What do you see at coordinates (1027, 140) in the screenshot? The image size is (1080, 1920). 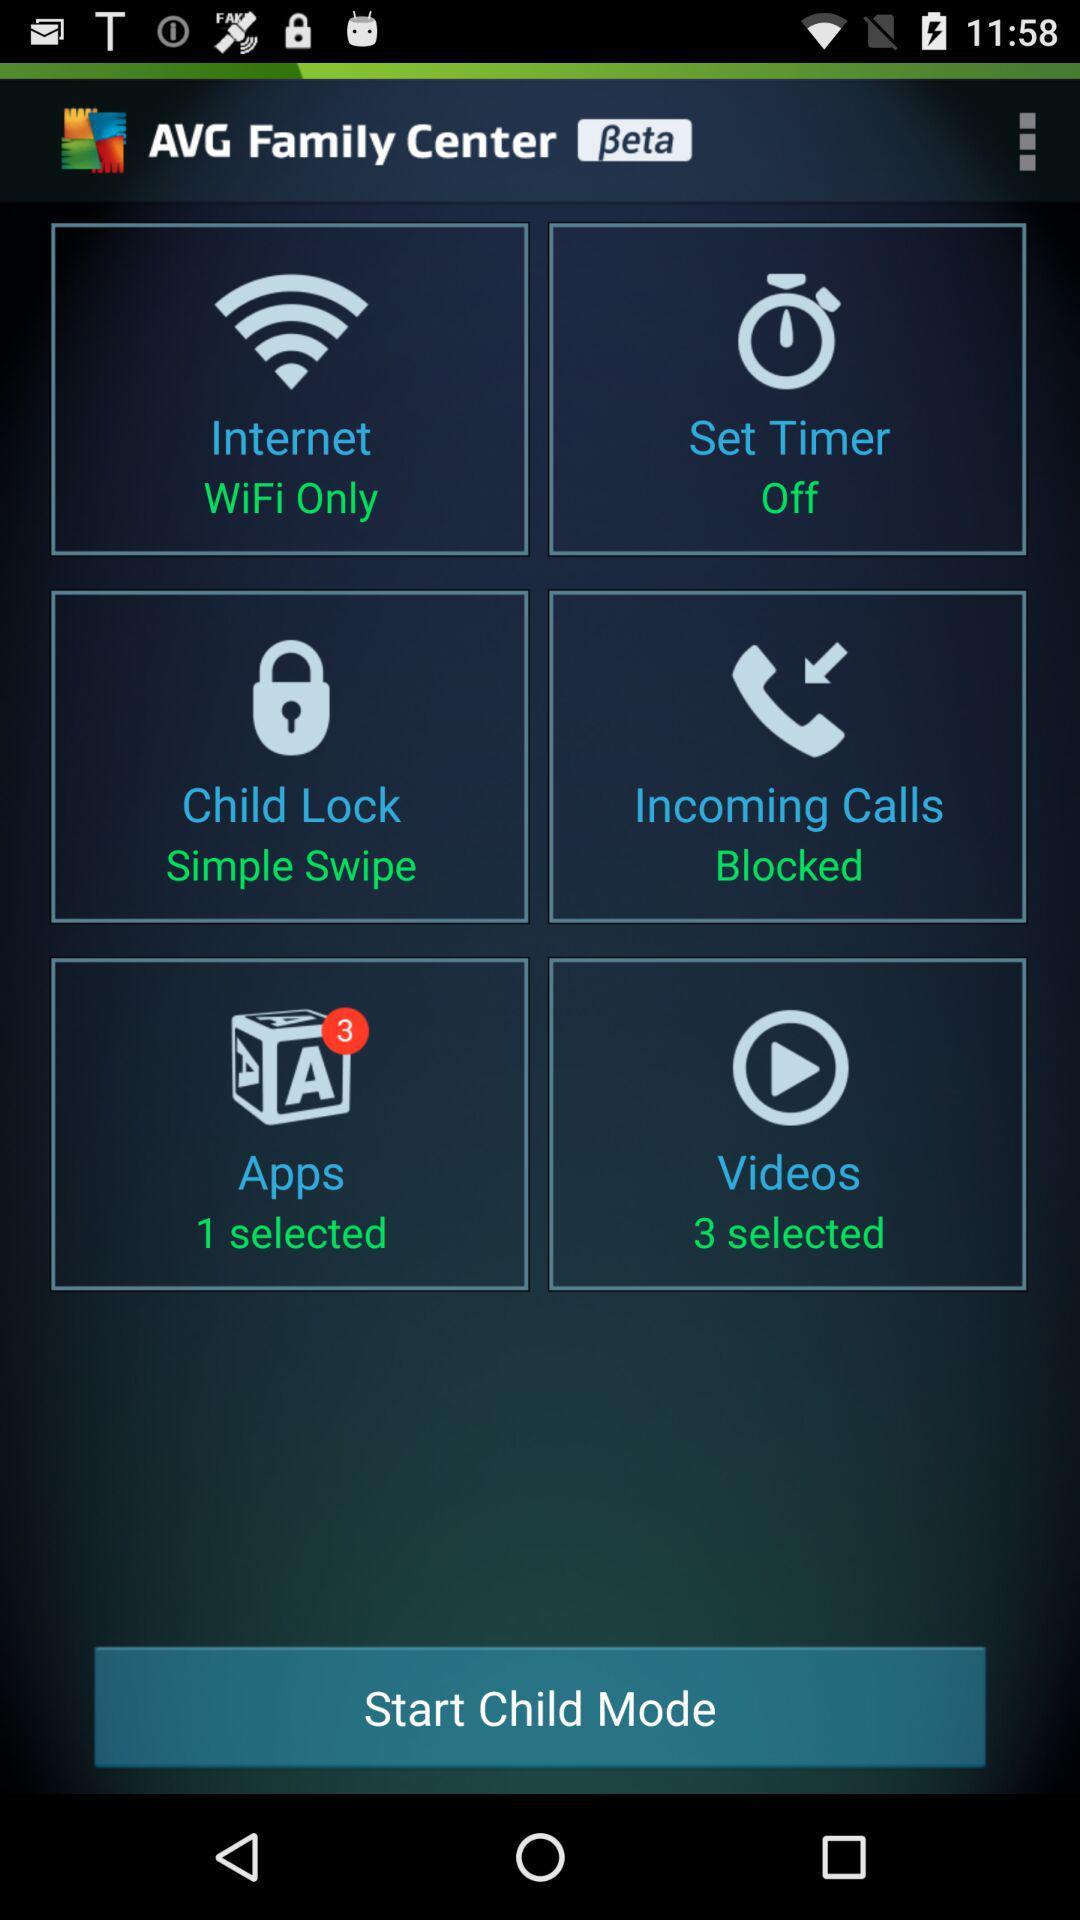 I see `menu` at bounding box center [1027, 140].